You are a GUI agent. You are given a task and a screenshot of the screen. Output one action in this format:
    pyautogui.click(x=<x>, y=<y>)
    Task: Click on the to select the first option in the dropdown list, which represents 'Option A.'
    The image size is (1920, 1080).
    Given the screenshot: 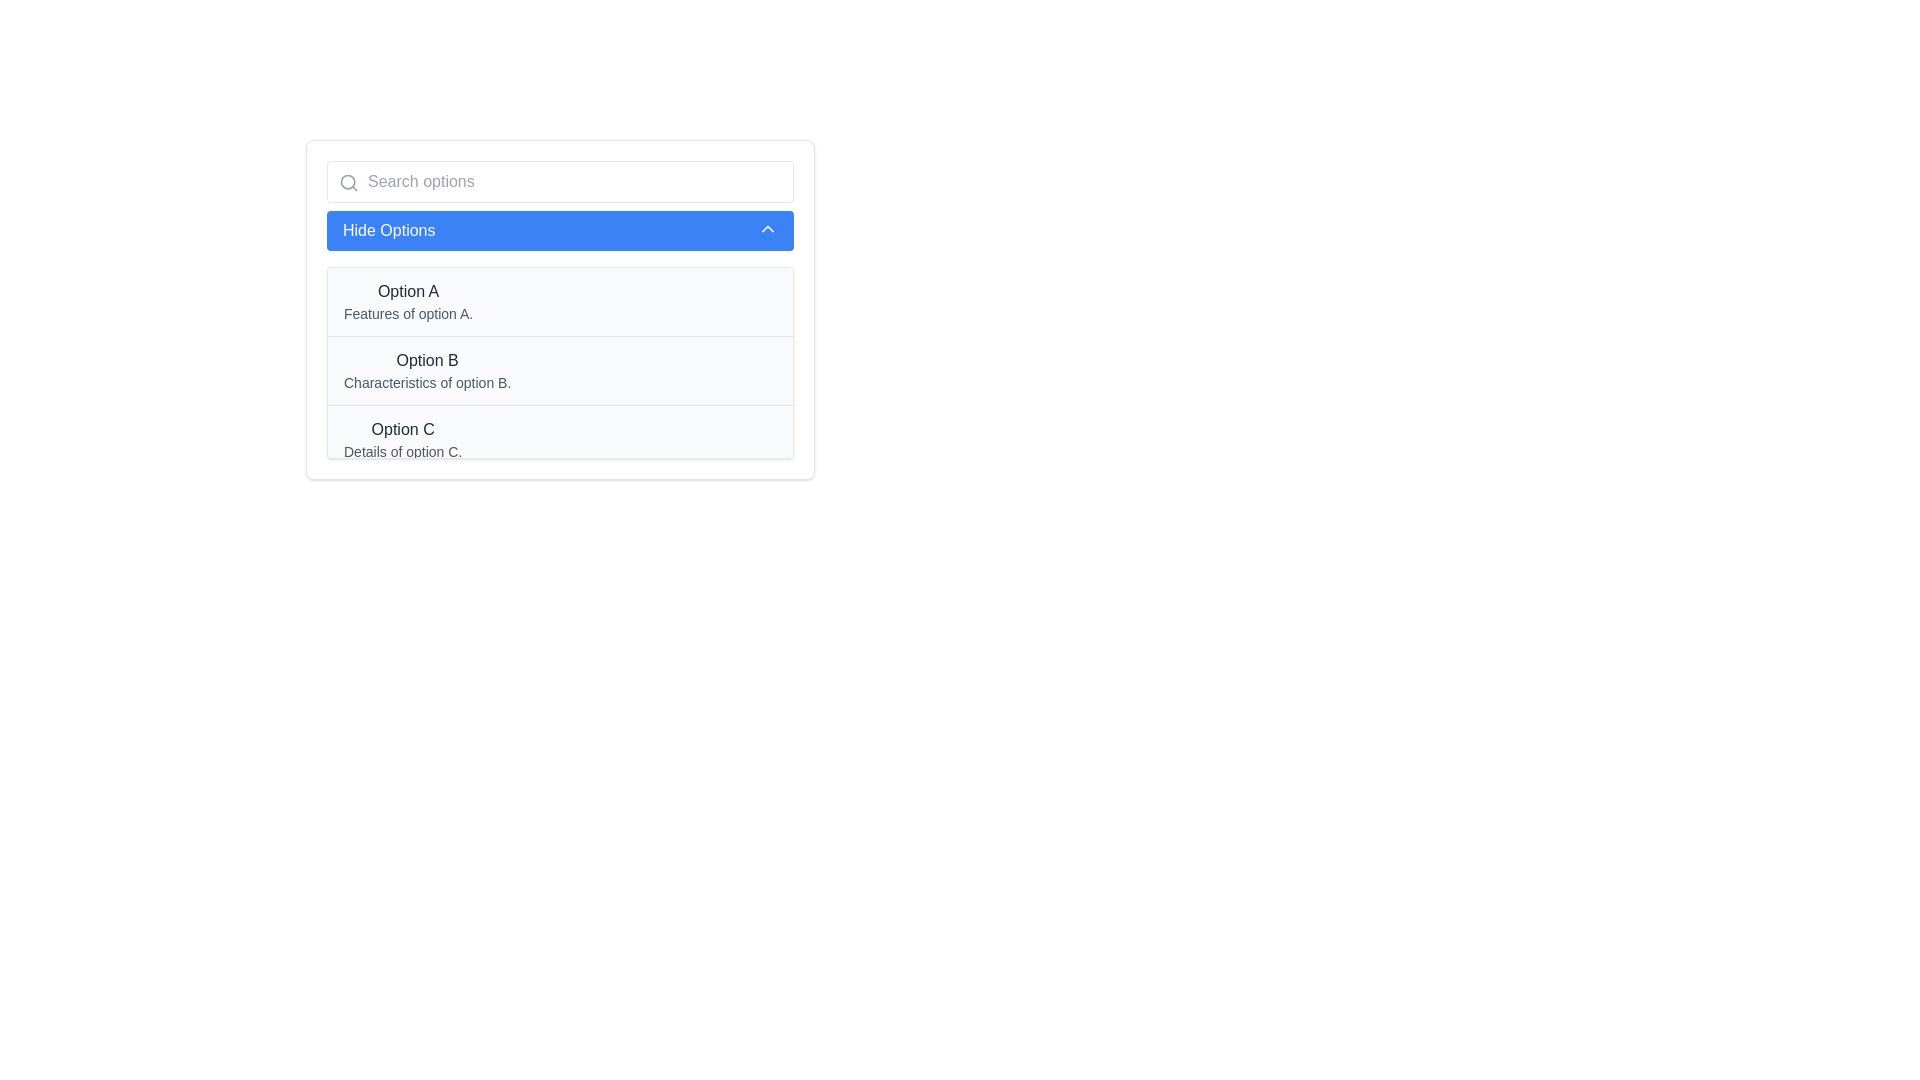 What is the action you would take?
    pyautogui.click(x=560, y=309)
    